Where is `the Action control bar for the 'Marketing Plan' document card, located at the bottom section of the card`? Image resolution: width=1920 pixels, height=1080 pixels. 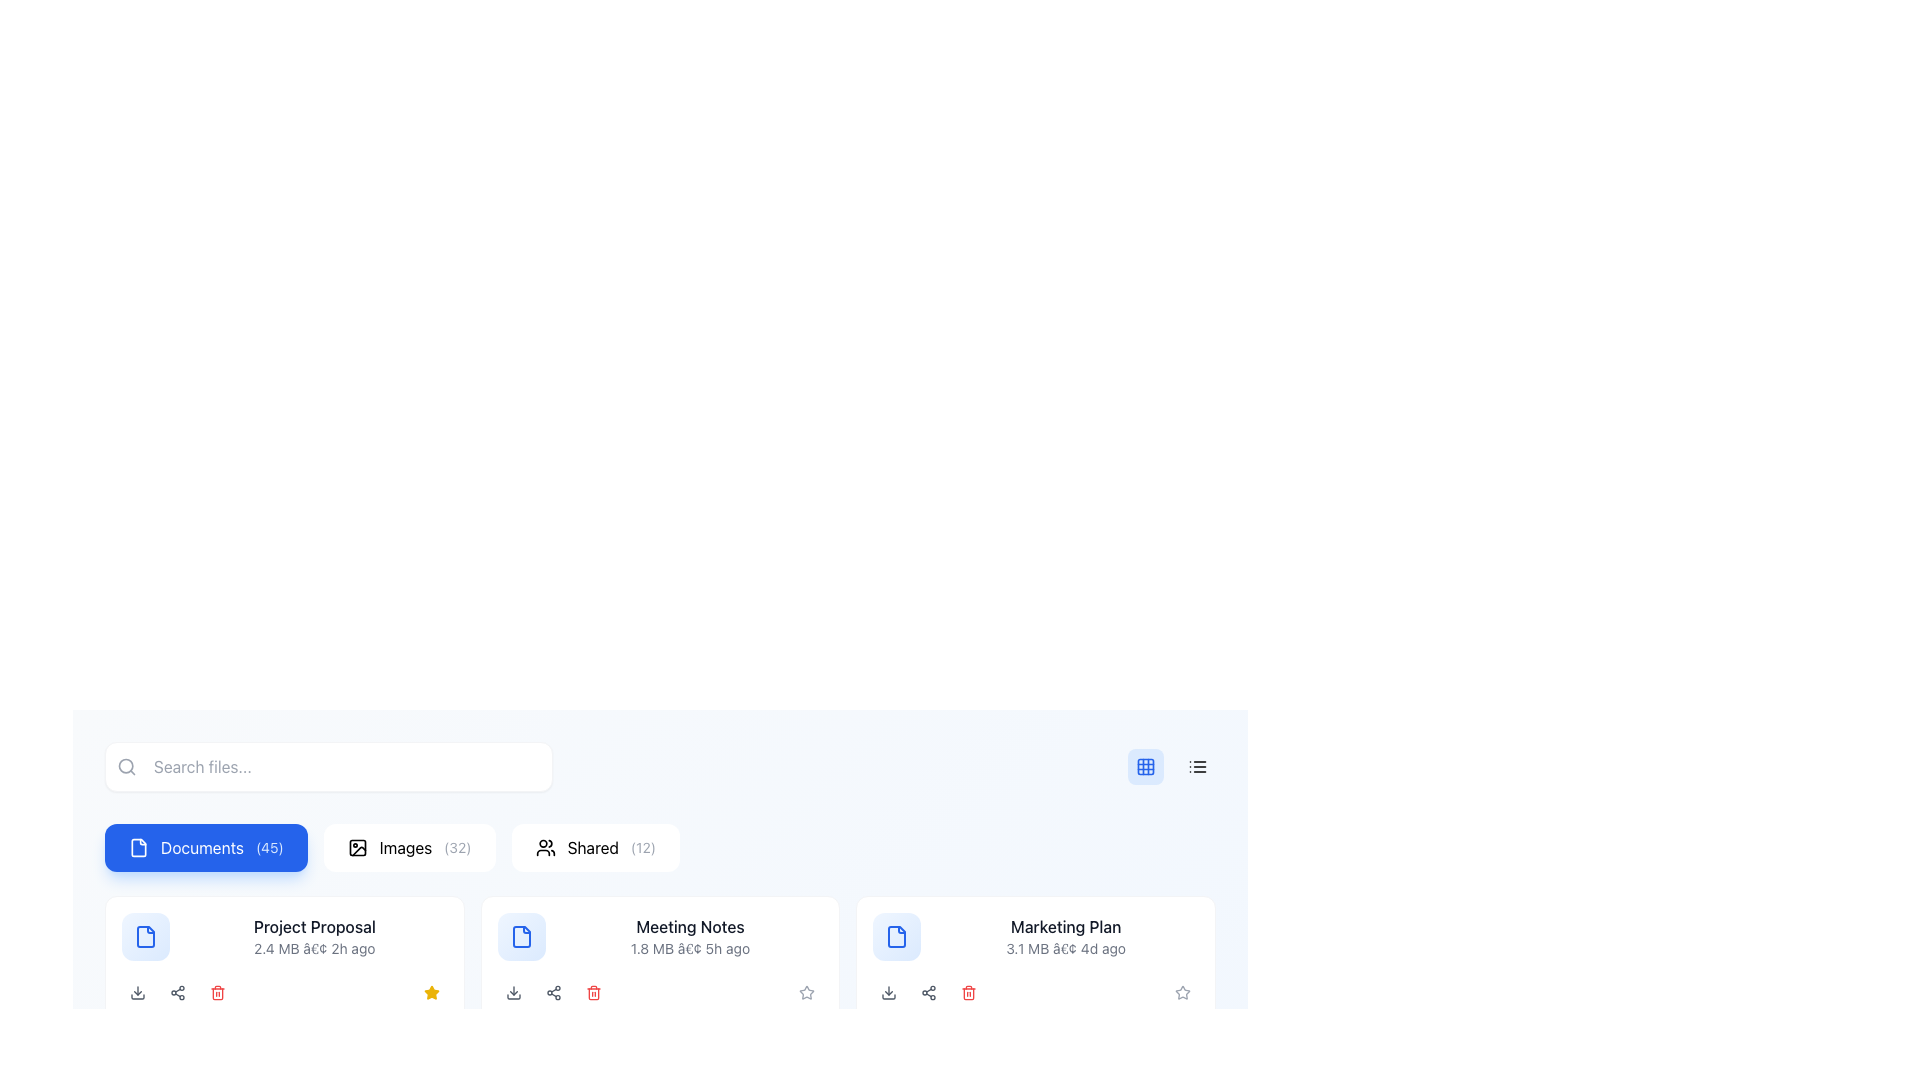 the Action control bar for the 'Marketing Plan' document card, located at the bottom section of the card is located at coordinates (1036, 992).